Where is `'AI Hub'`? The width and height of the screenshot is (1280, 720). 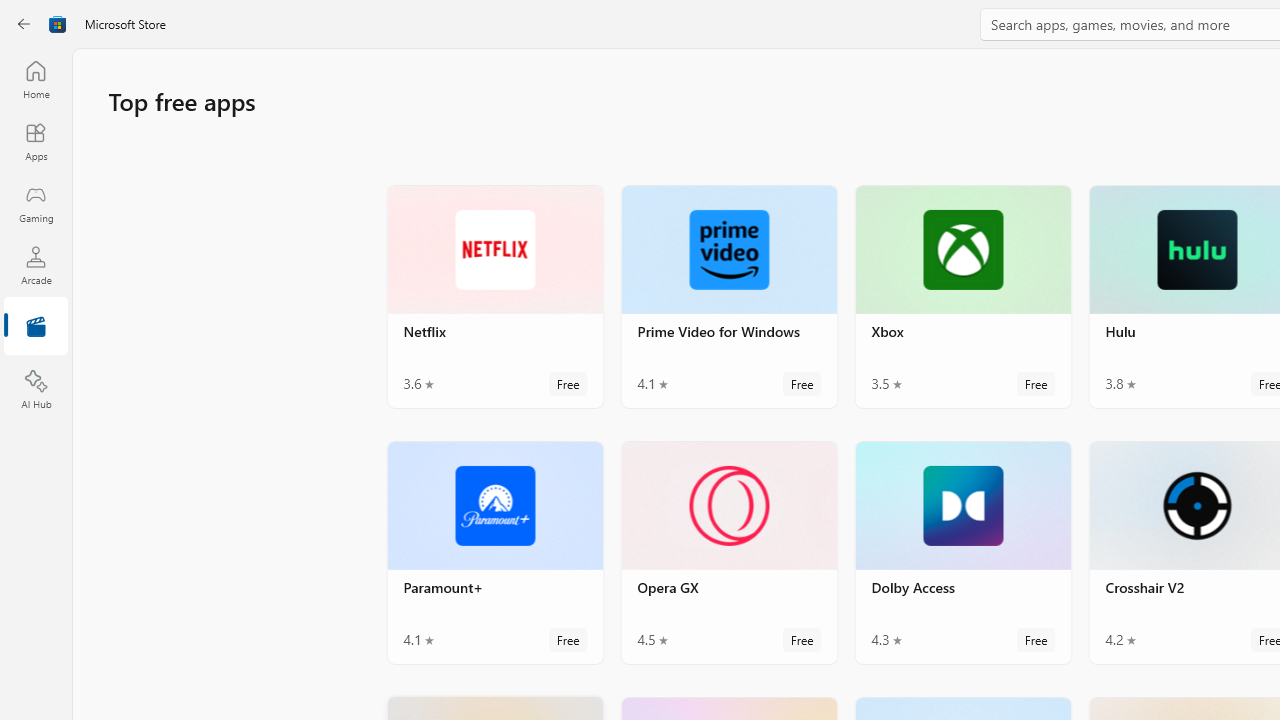
'AI Hub' is located at coordinates (35, 390).